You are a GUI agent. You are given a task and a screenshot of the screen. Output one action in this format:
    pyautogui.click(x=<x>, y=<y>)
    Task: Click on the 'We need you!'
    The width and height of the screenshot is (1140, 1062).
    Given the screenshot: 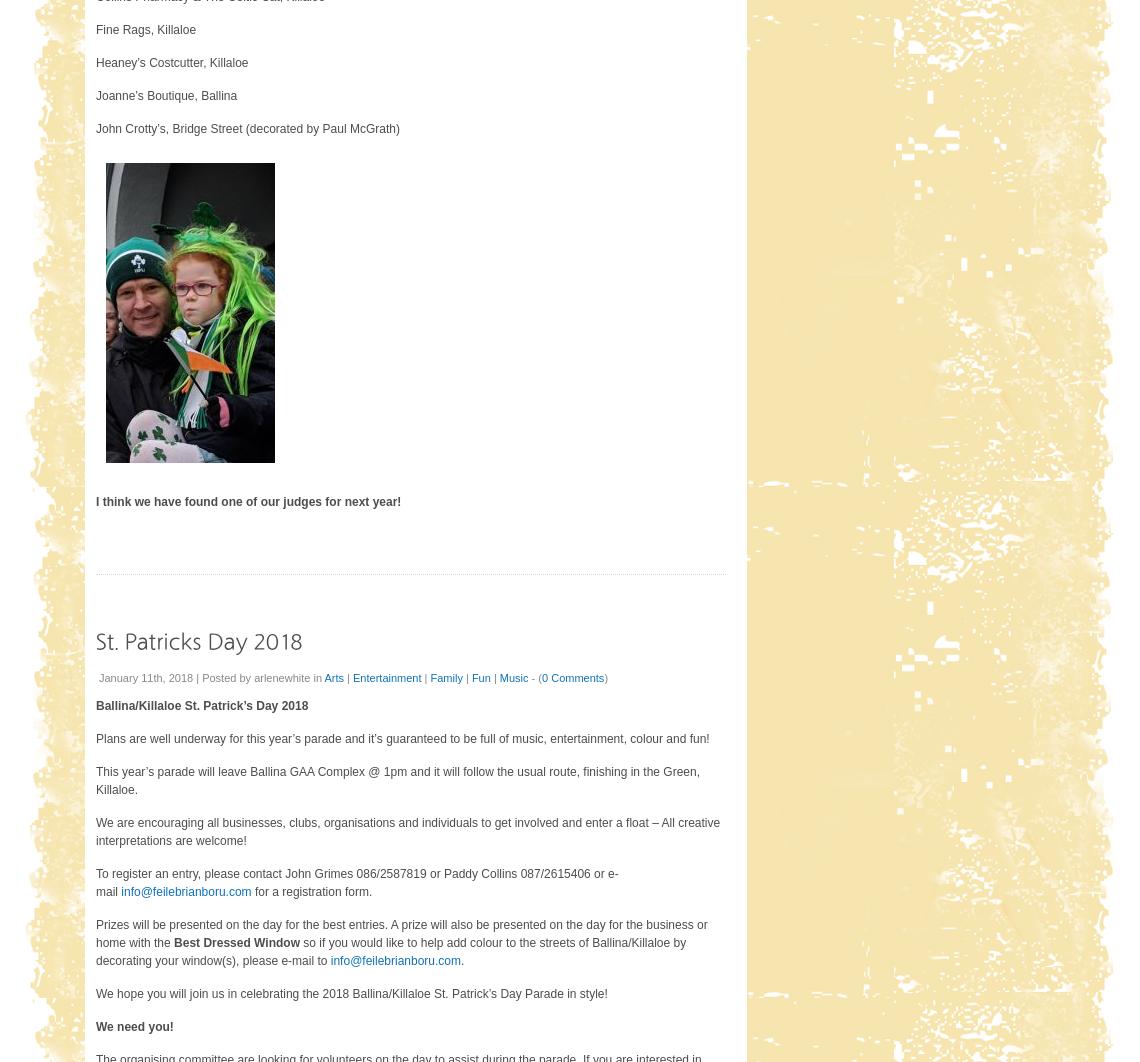 What is the action you would take?
    pyautogui.click(x=133, y=1024)
    